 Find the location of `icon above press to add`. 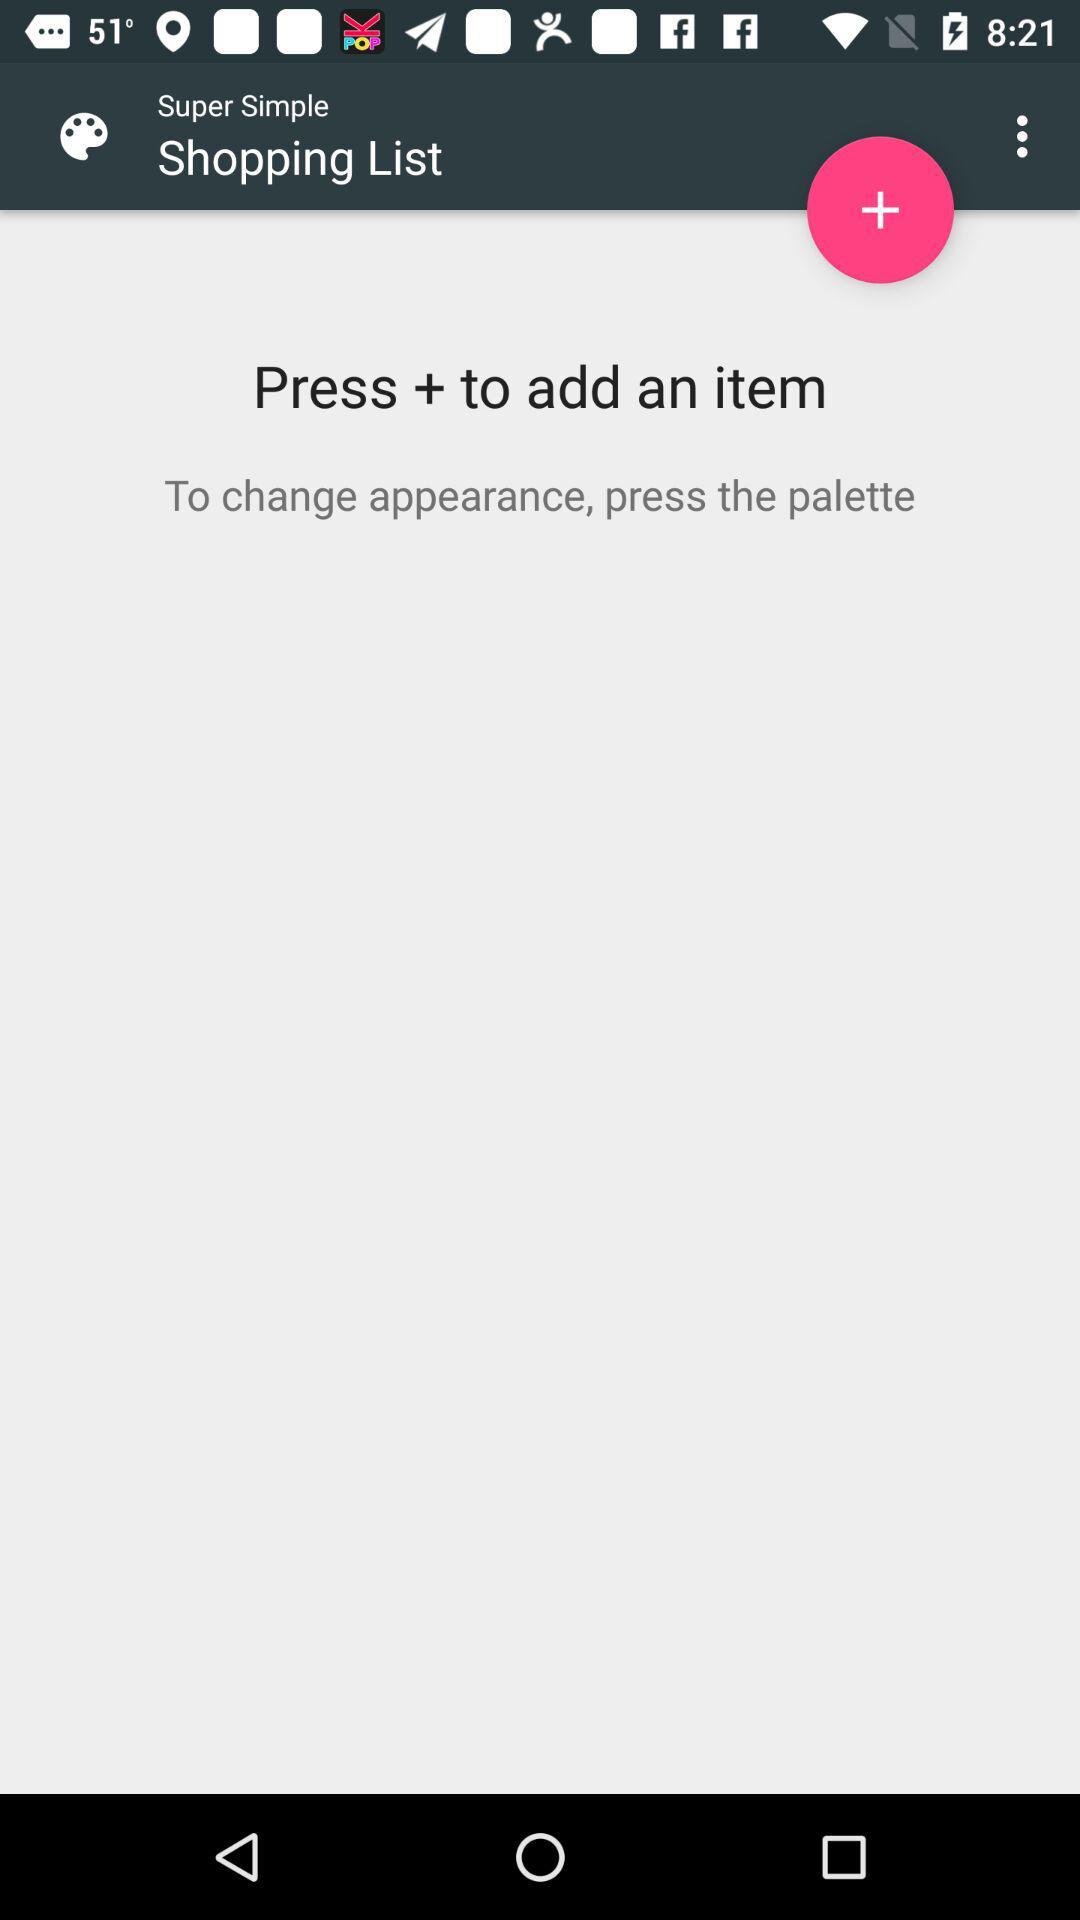

icon above press to add is located at coordinates (1027, 135).